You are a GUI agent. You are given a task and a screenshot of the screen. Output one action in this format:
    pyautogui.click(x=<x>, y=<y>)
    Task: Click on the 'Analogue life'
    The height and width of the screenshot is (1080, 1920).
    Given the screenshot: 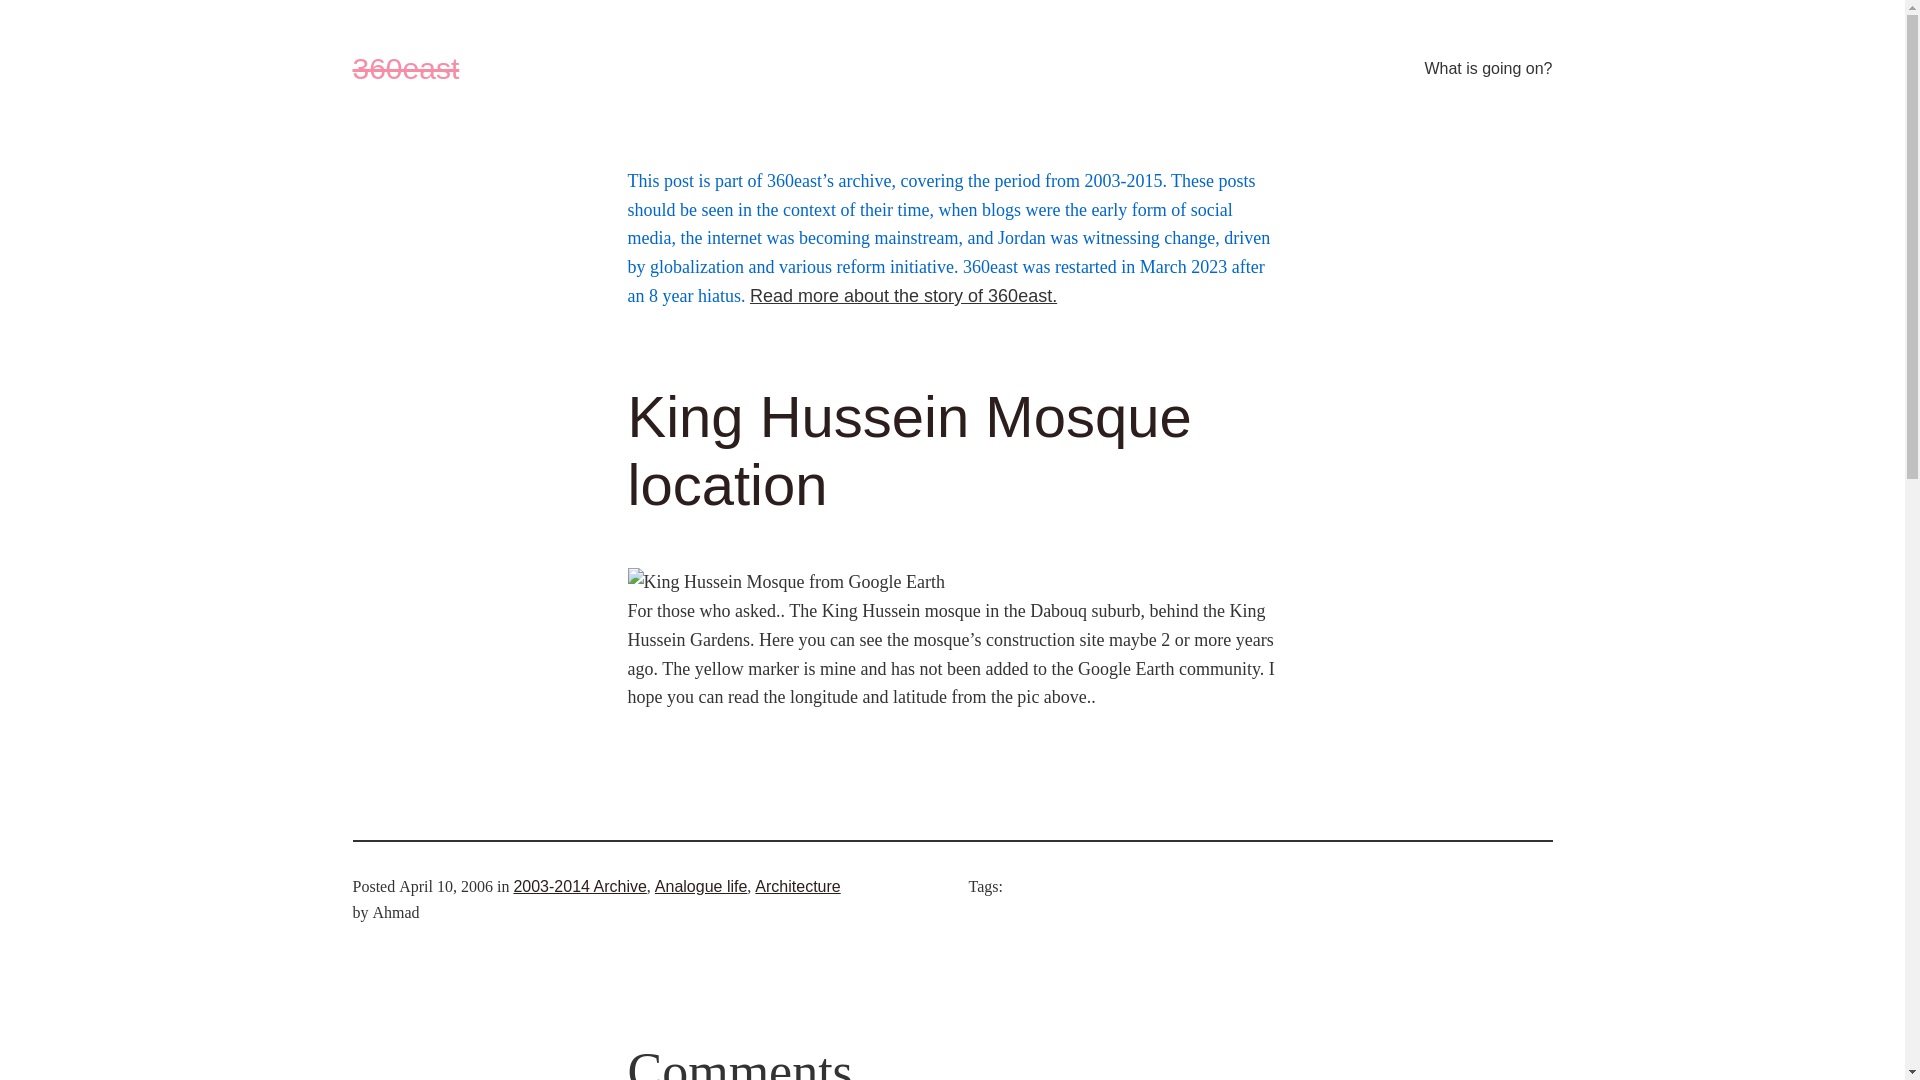 What is the action you would take?
    pyautogui.click(x=654, y=885)
    